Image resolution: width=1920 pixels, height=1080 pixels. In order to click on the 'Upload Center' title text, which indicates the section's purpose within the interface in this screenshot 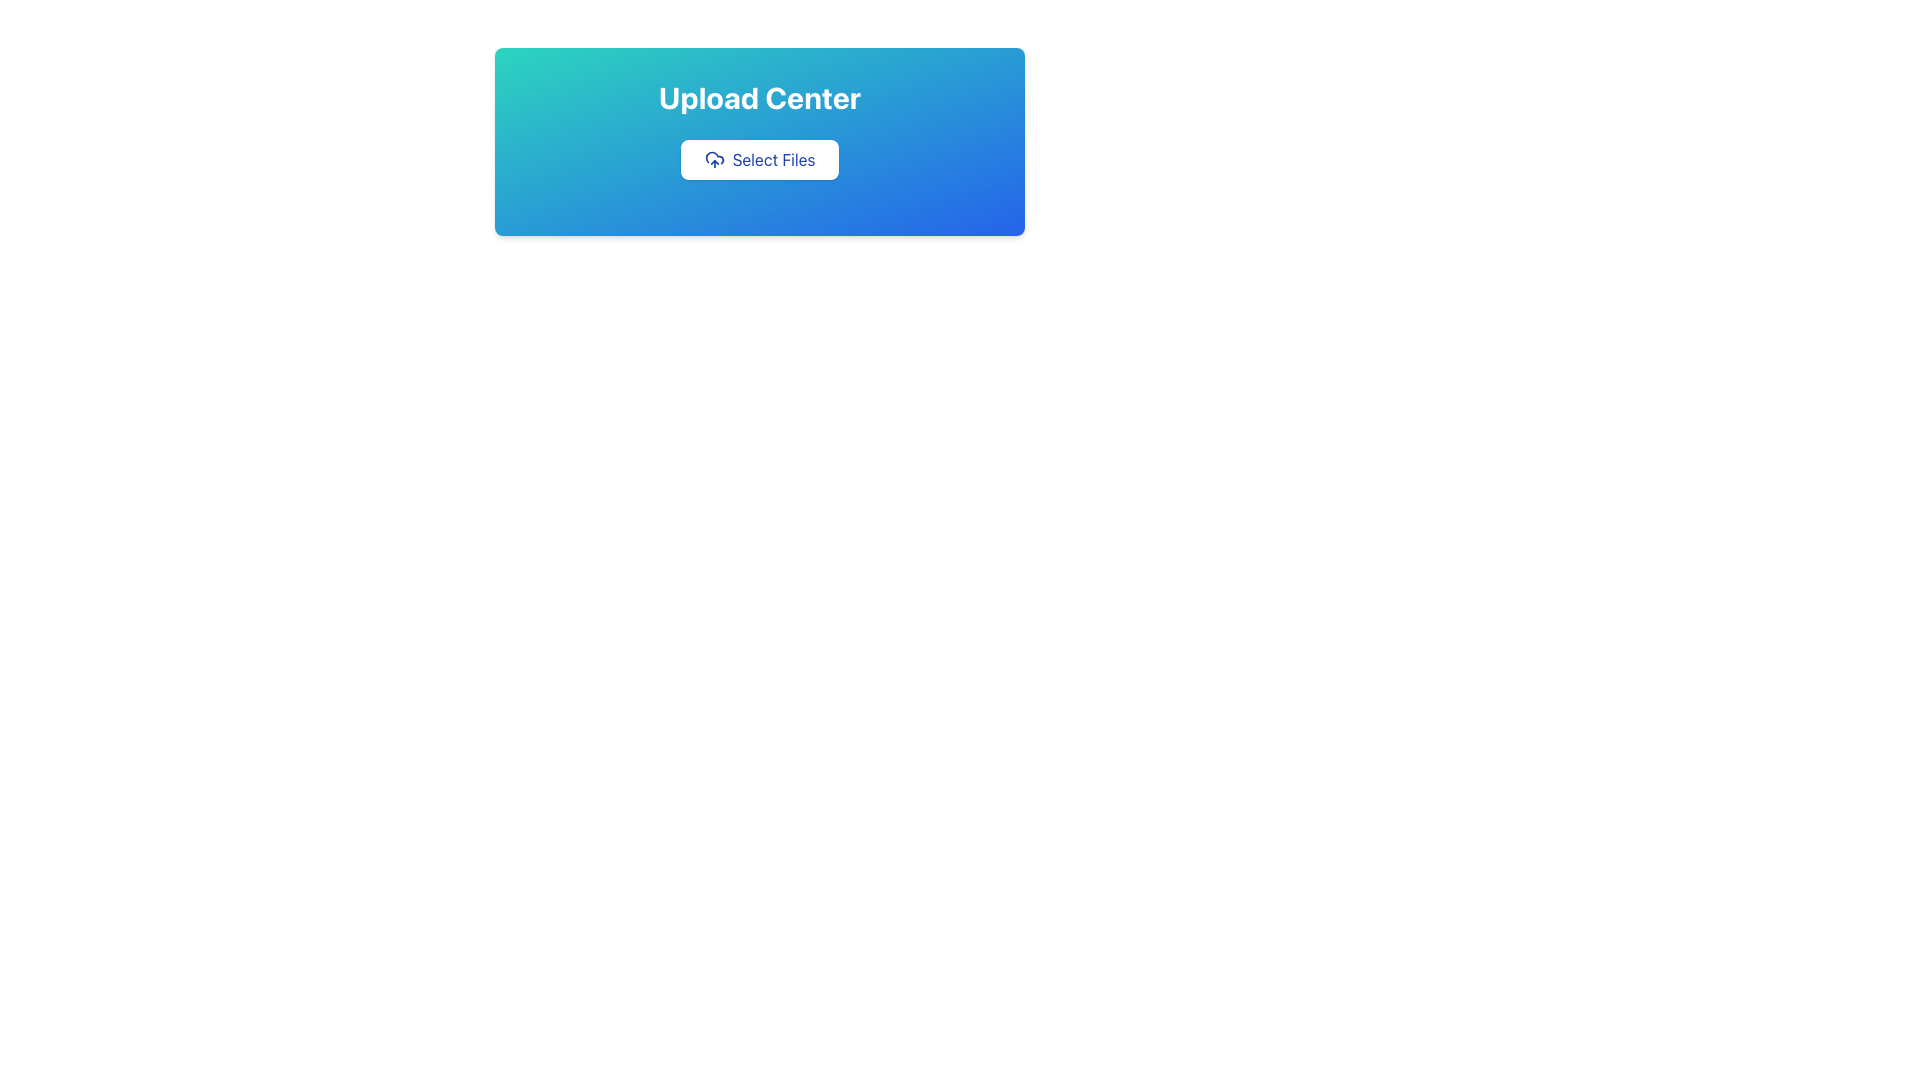, I will do `click(758, 97)`.